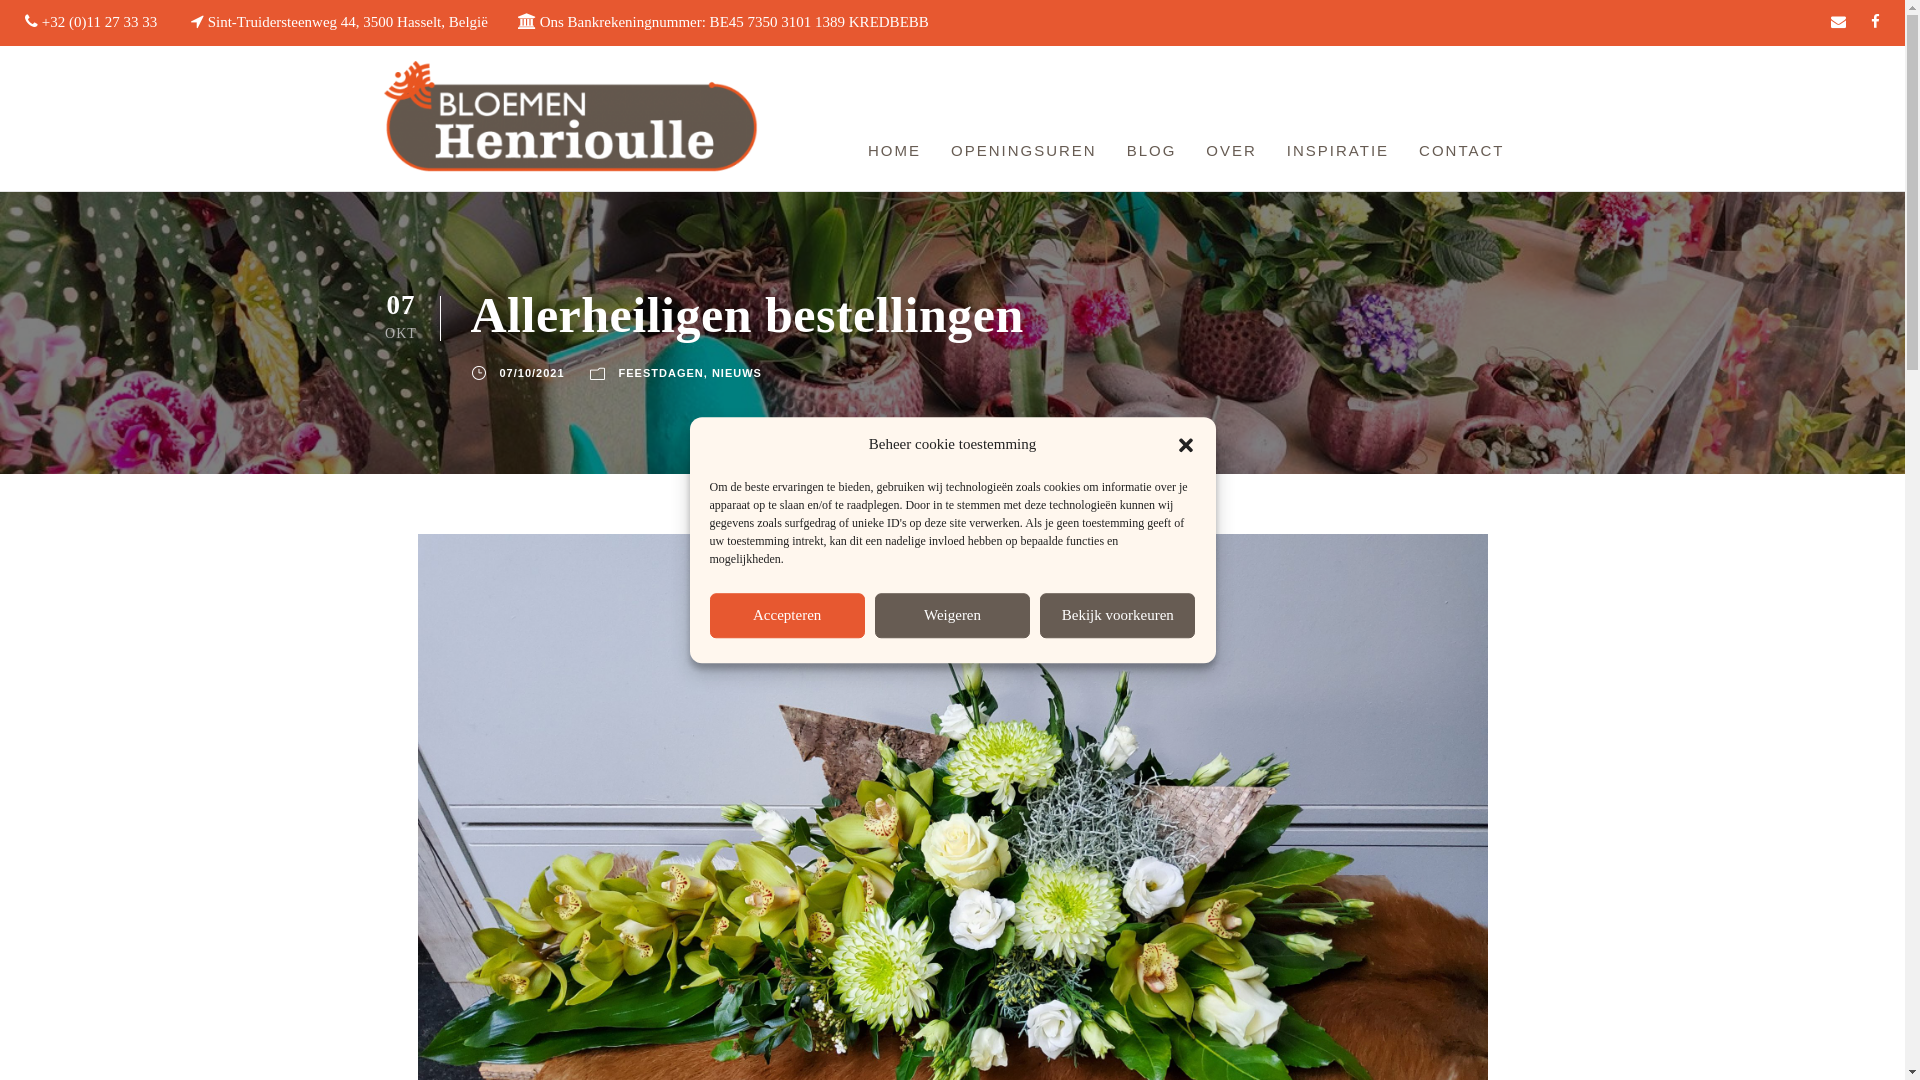  Describe the element at coordinates (661, 373) in the screenshot. I see `'FEESTDAGEN'` at that location.